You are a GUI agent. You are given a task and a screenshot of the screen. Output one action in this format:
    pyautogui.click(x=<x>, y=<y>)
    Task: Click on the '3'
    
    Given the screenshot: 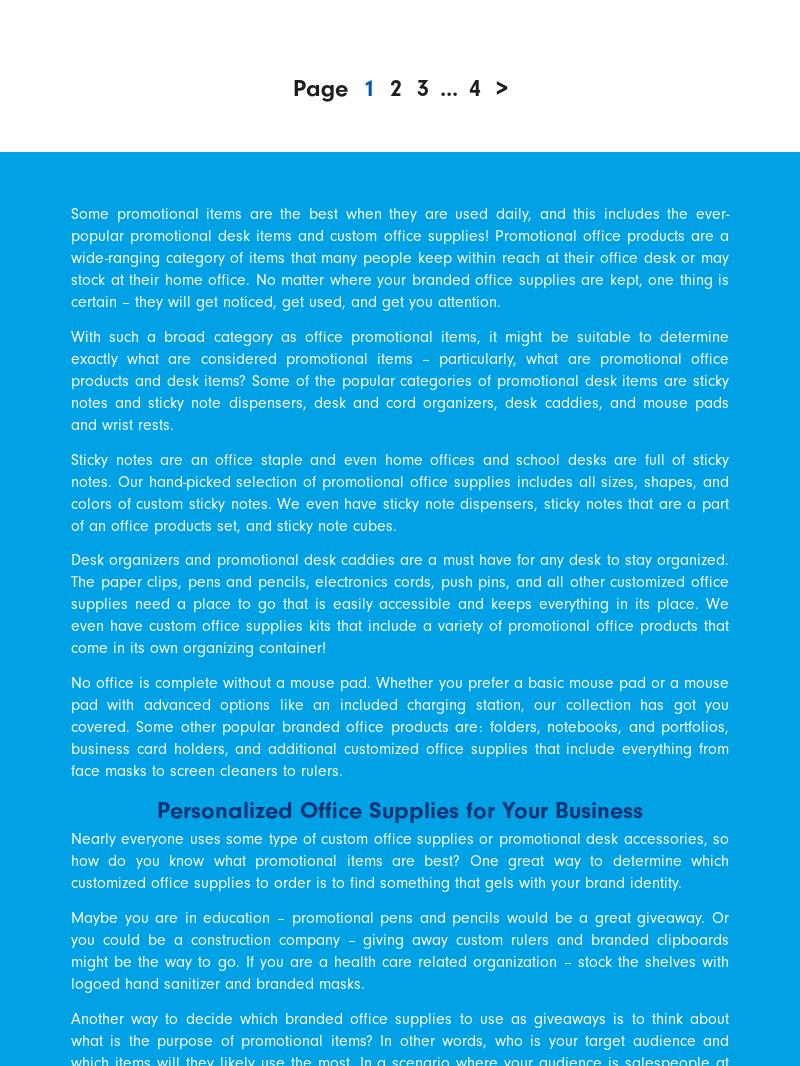 What is the action you would take?
    pyautogui.click(x=416, y=85)
    